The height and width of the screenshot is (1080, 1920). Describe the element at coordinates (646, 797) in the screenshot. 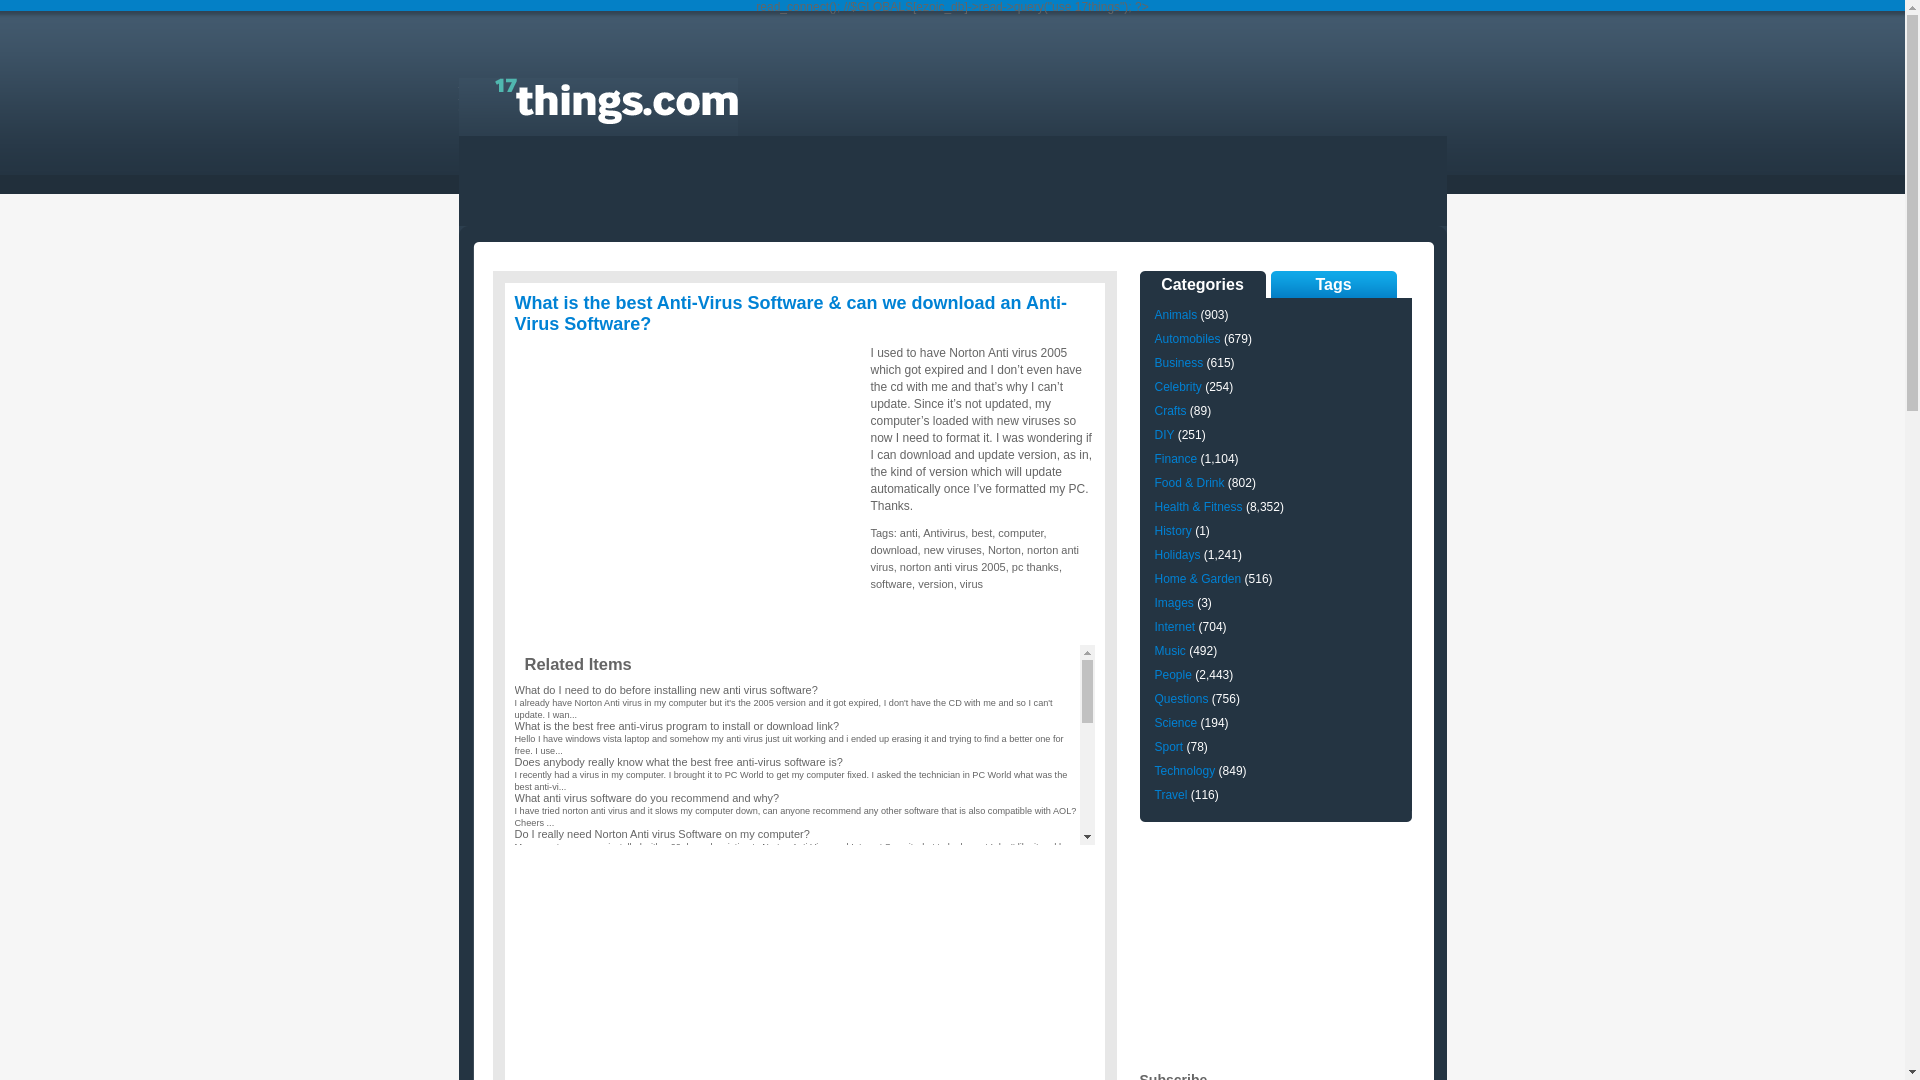

I see `'What anti virus software do you recommend and why?'` at that location.